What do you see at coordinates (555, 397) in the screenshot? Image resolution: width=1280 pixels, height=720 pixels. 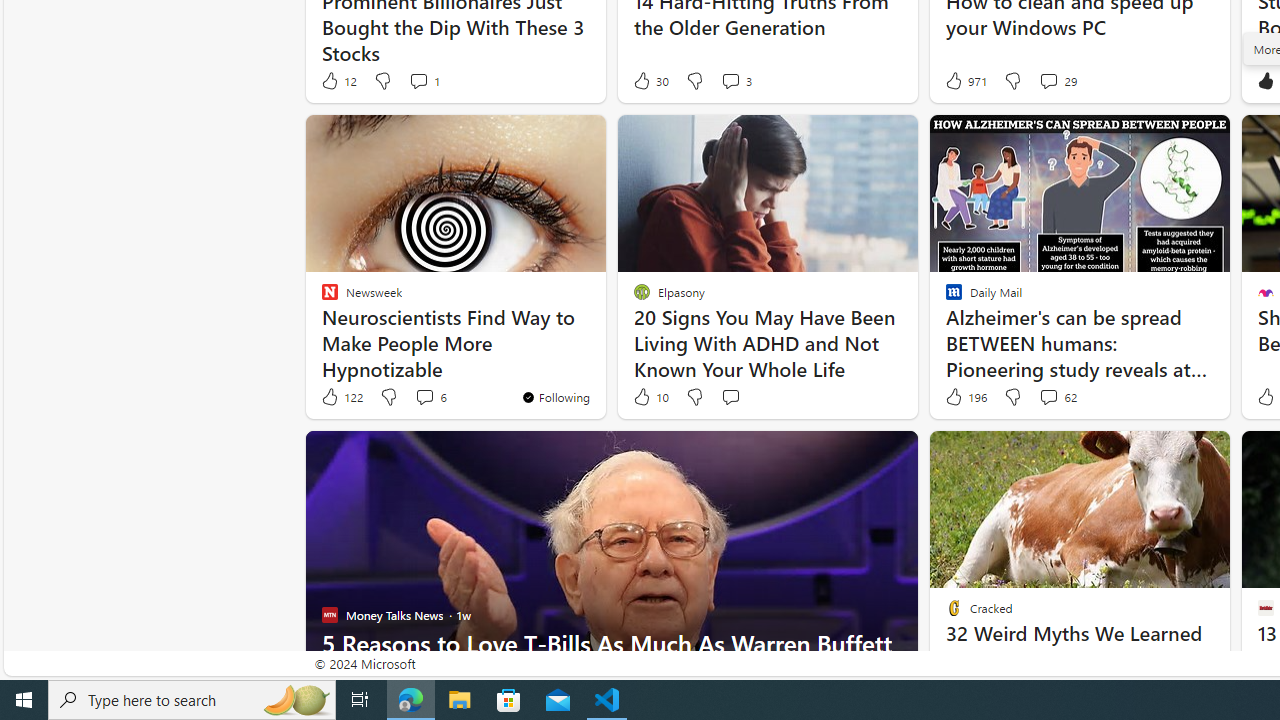 I see `'You'` at bounding box center [555, 397].